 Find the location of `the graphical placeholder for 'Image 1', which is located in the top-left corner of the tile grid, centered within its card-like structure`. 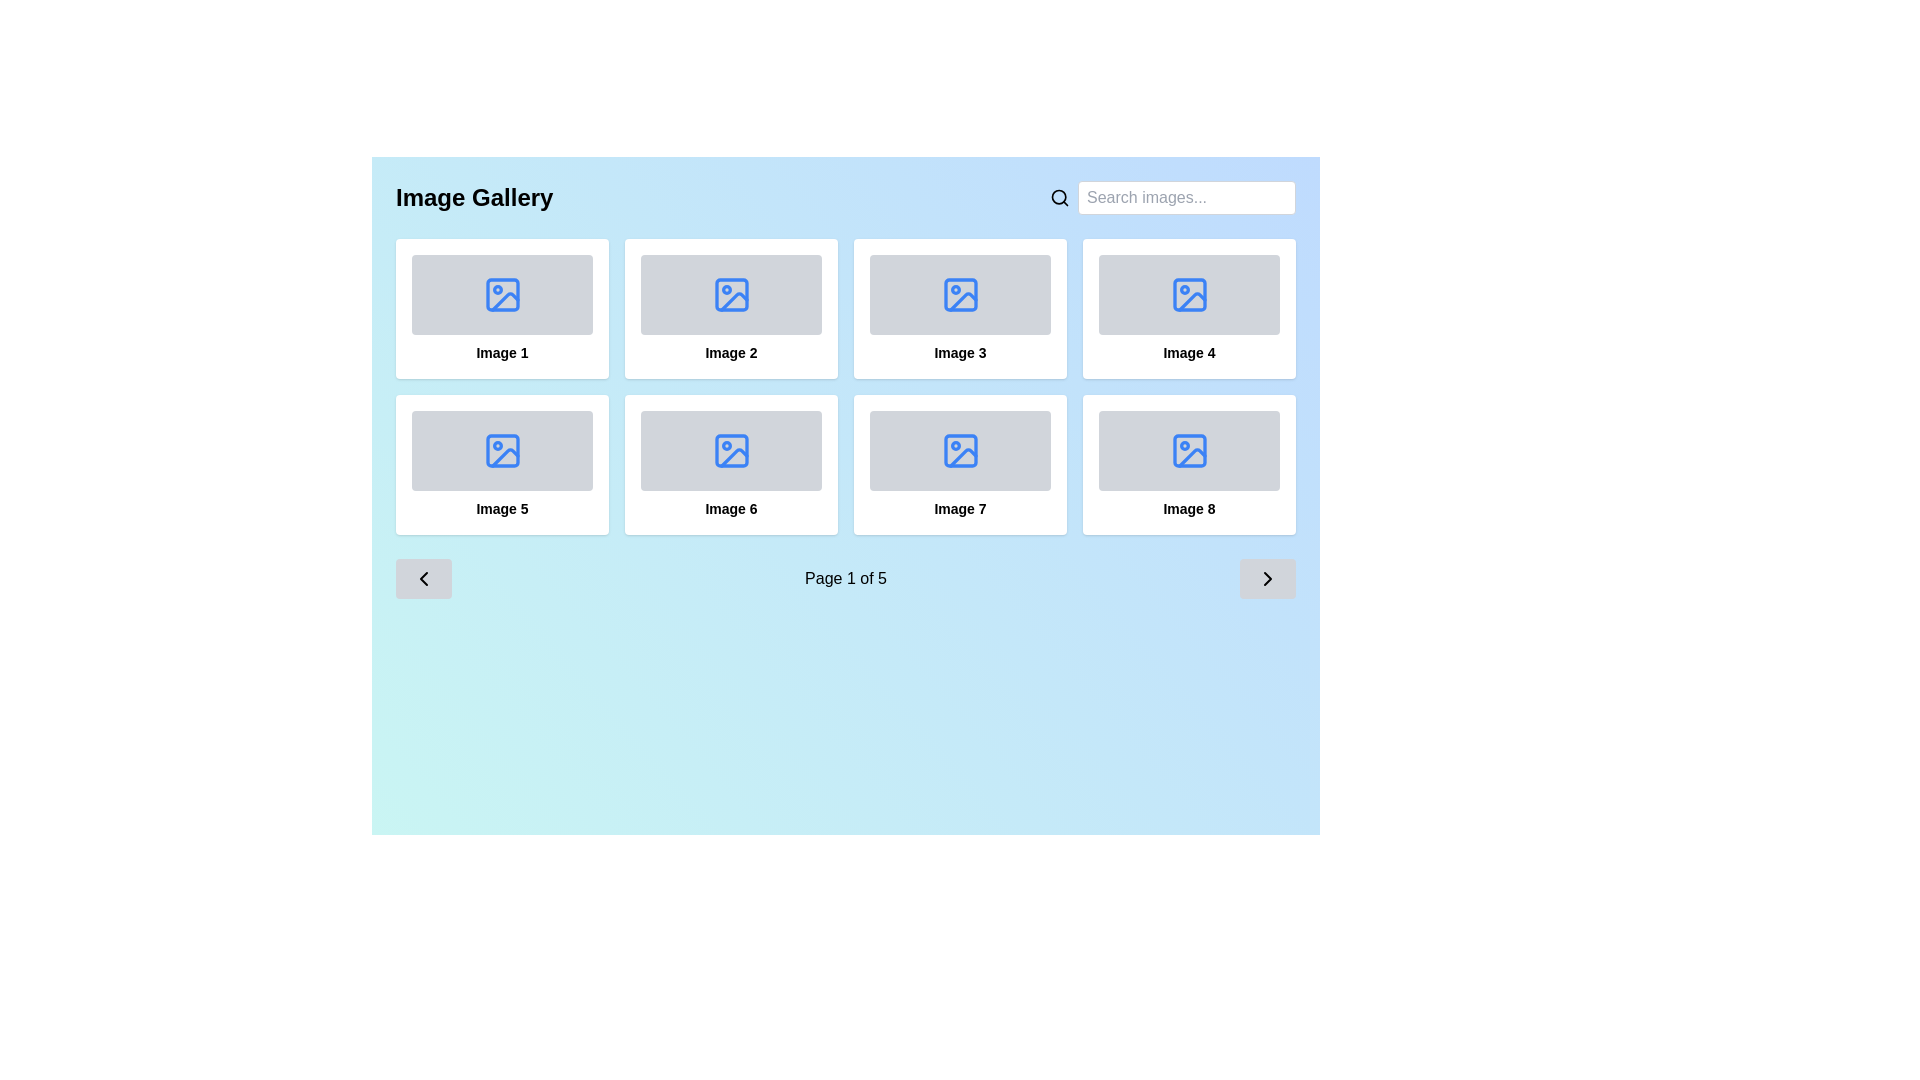

the graphical placeholder for 'Image 1', which is located in the top-left corner of the tile grid, centered within its card-like structure is located at coordinates (502, 294).